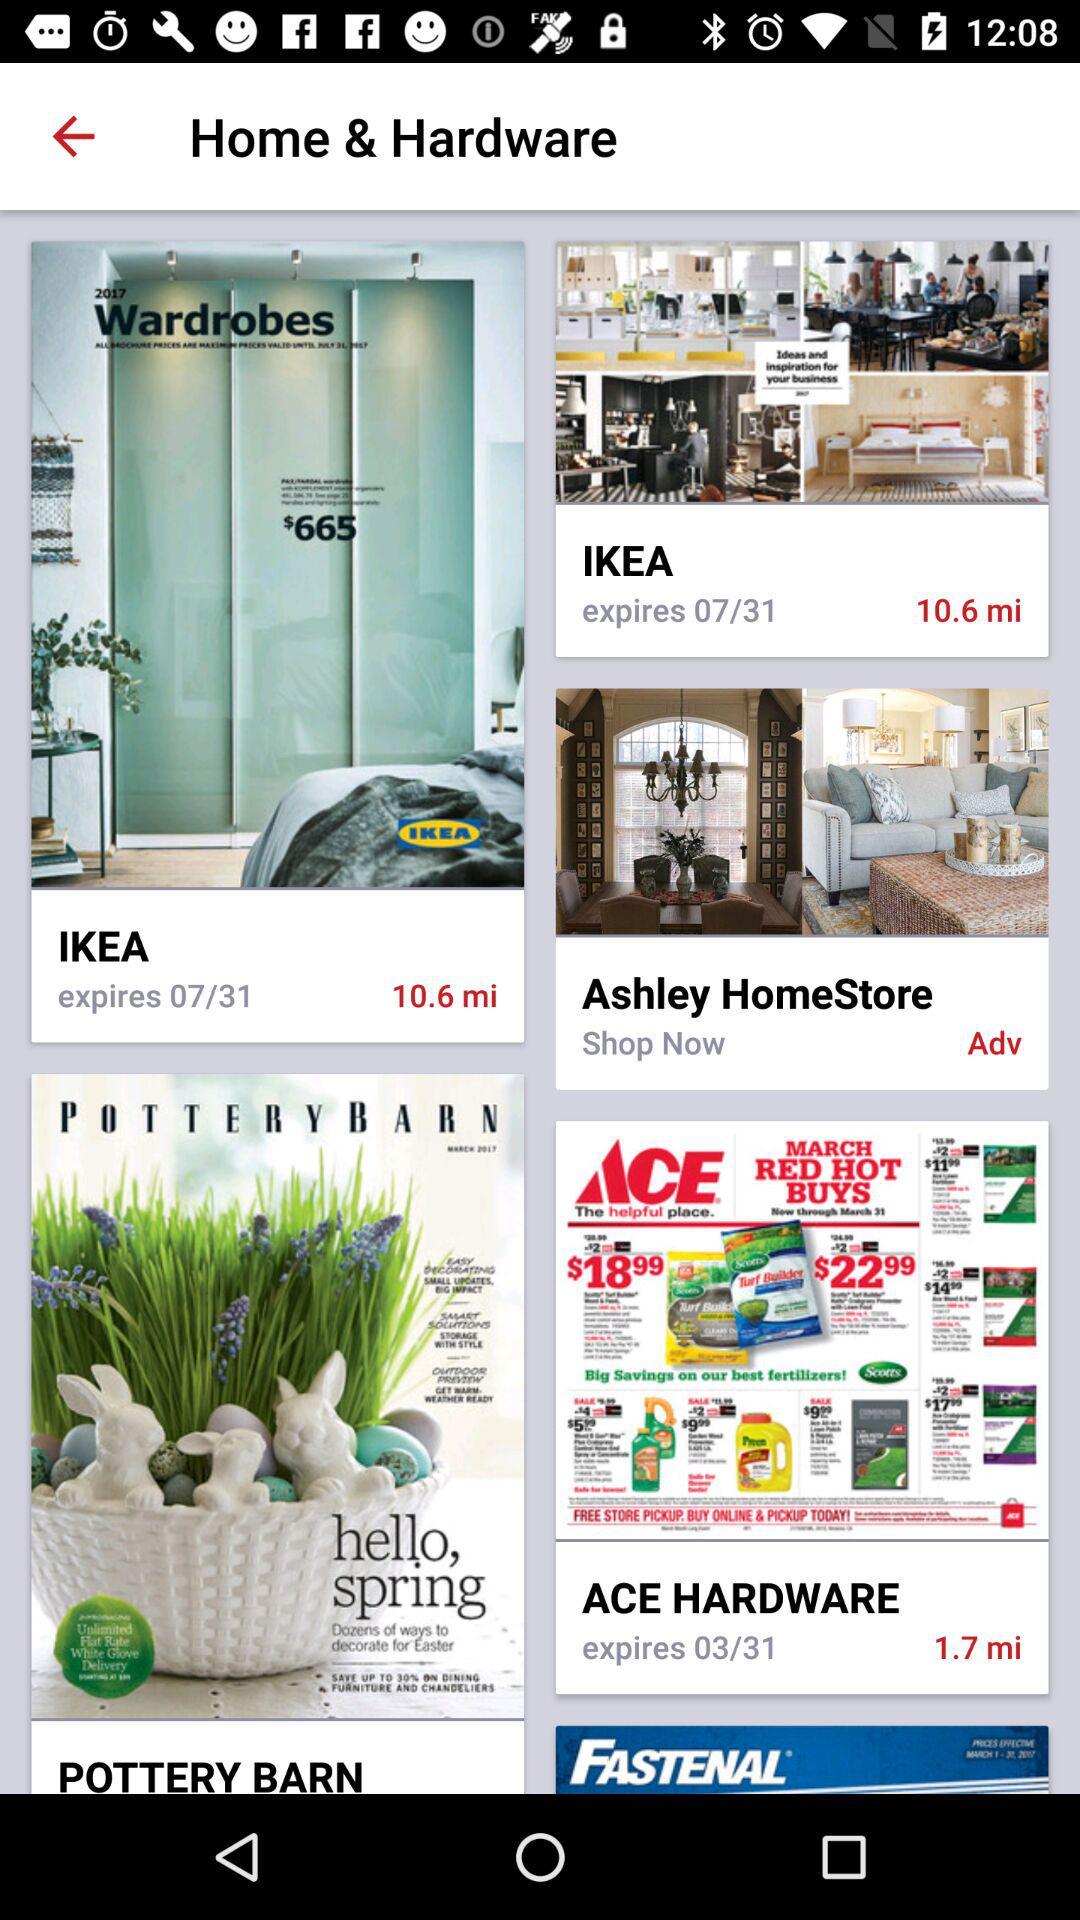  I want to click on open advertisement, so click(801, 811).